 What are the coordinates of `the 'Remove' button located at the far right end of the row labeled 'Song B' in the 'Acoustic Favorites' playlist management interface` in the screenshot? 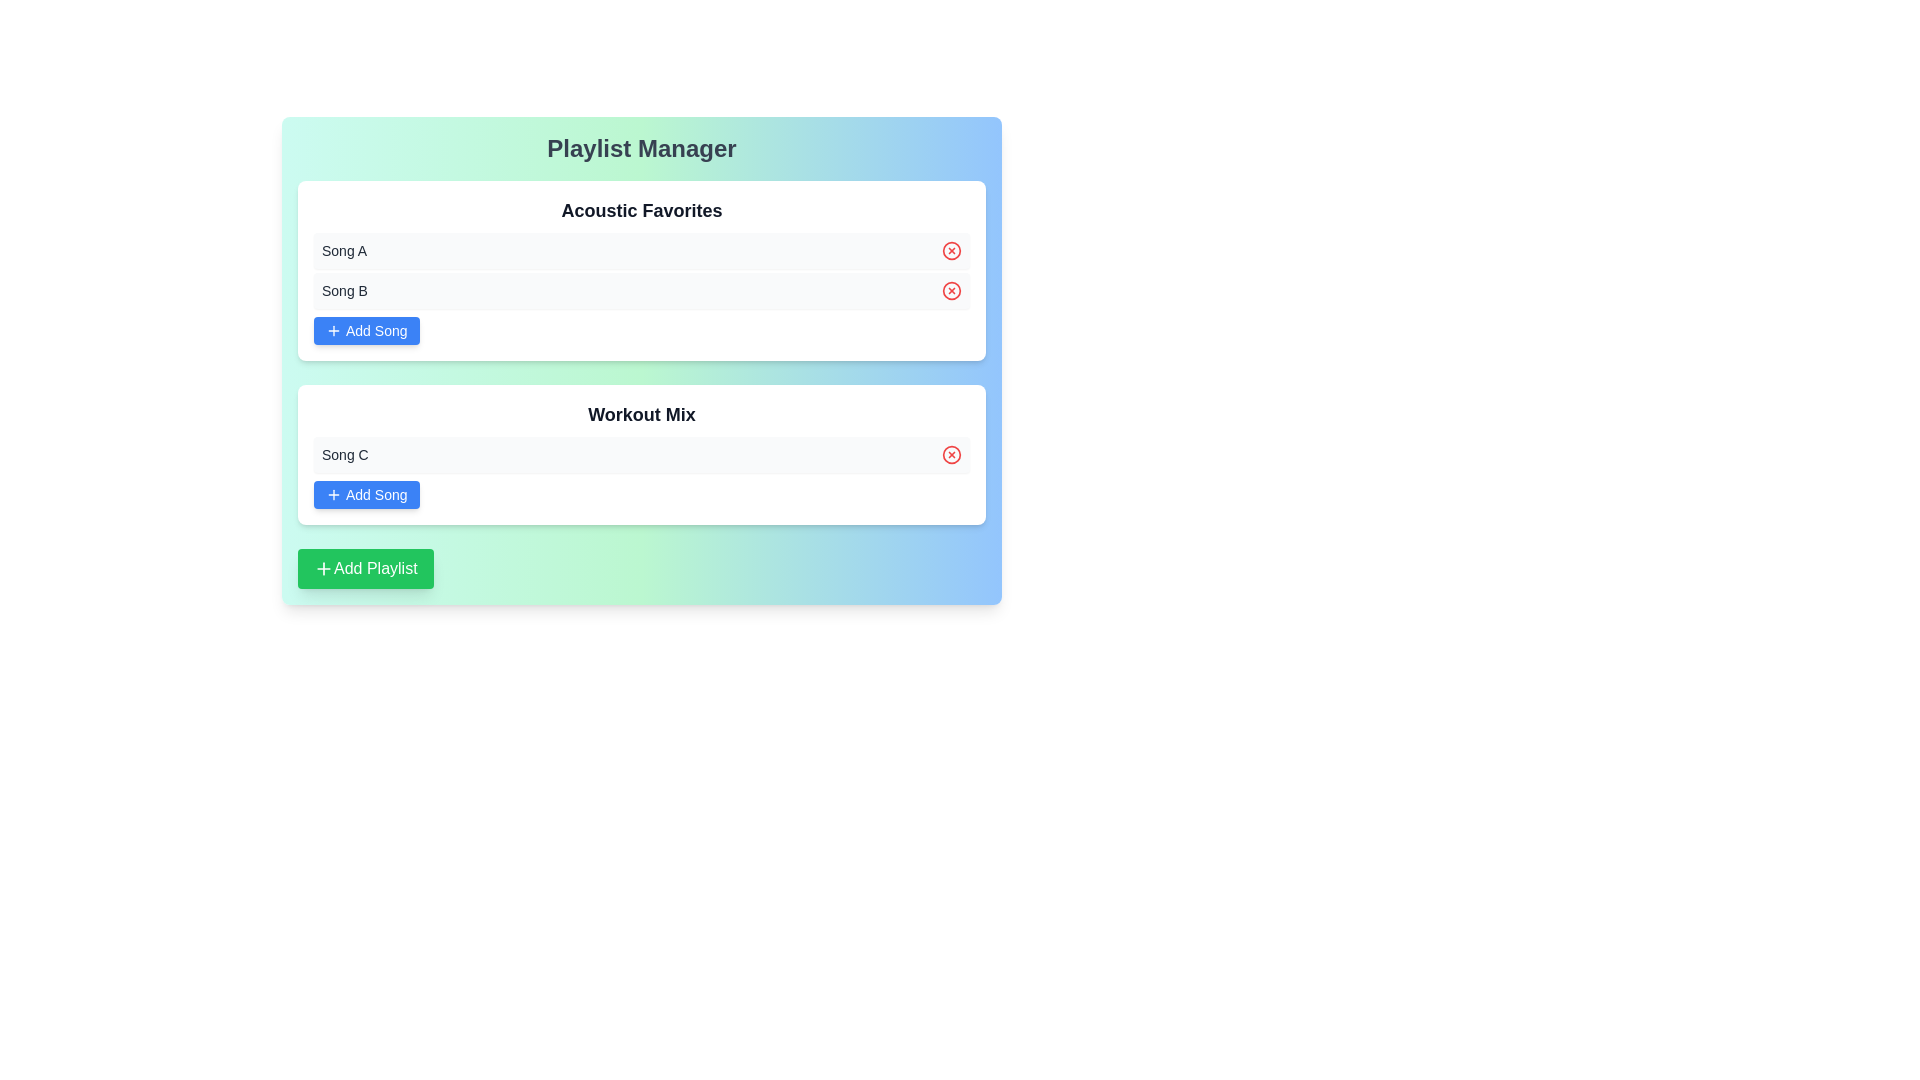 It's located at (950, 290).